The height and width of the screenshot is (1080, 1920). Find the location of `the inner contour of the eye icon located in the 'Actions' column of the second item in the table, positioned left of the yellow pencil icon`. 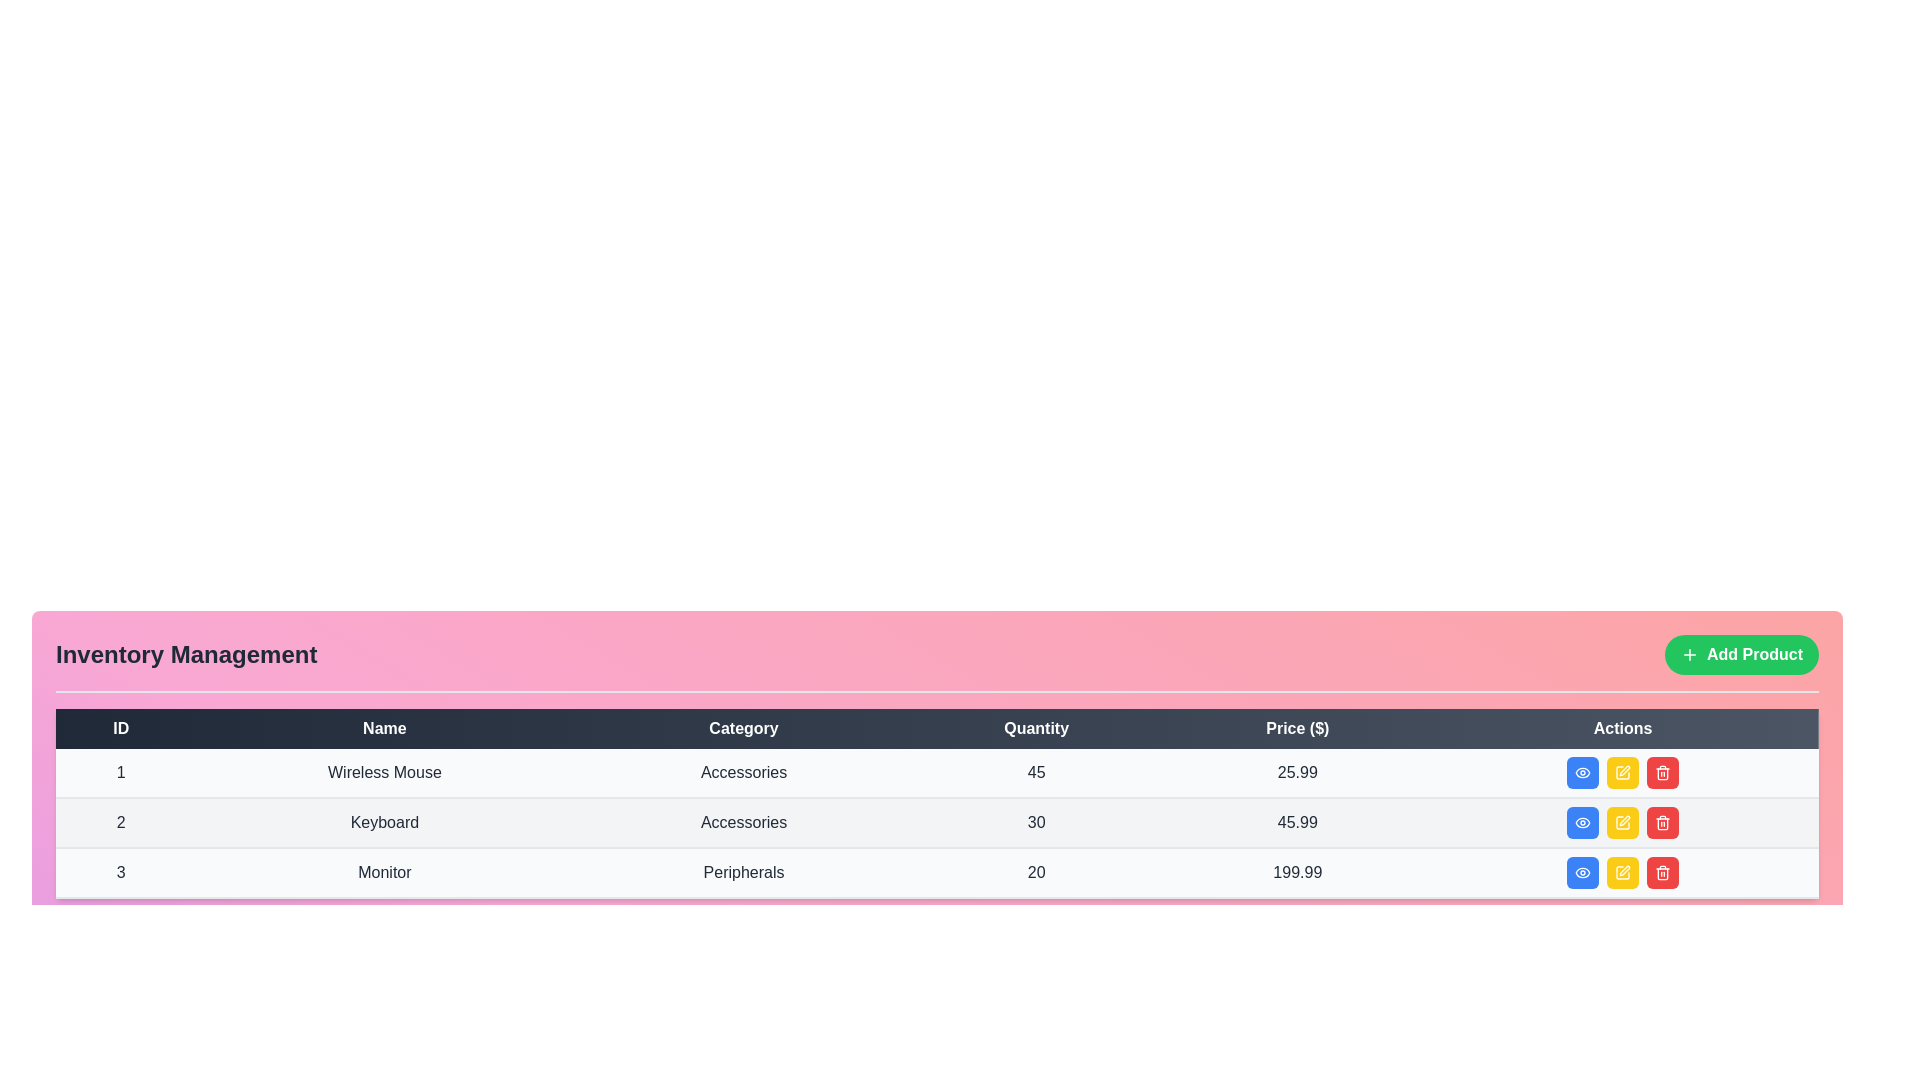

the inner contour of the eye icon located in the 'Actions' column of the second item in the table, positioned left of the yellow pencil icon is located at coordinates (1582, 871).